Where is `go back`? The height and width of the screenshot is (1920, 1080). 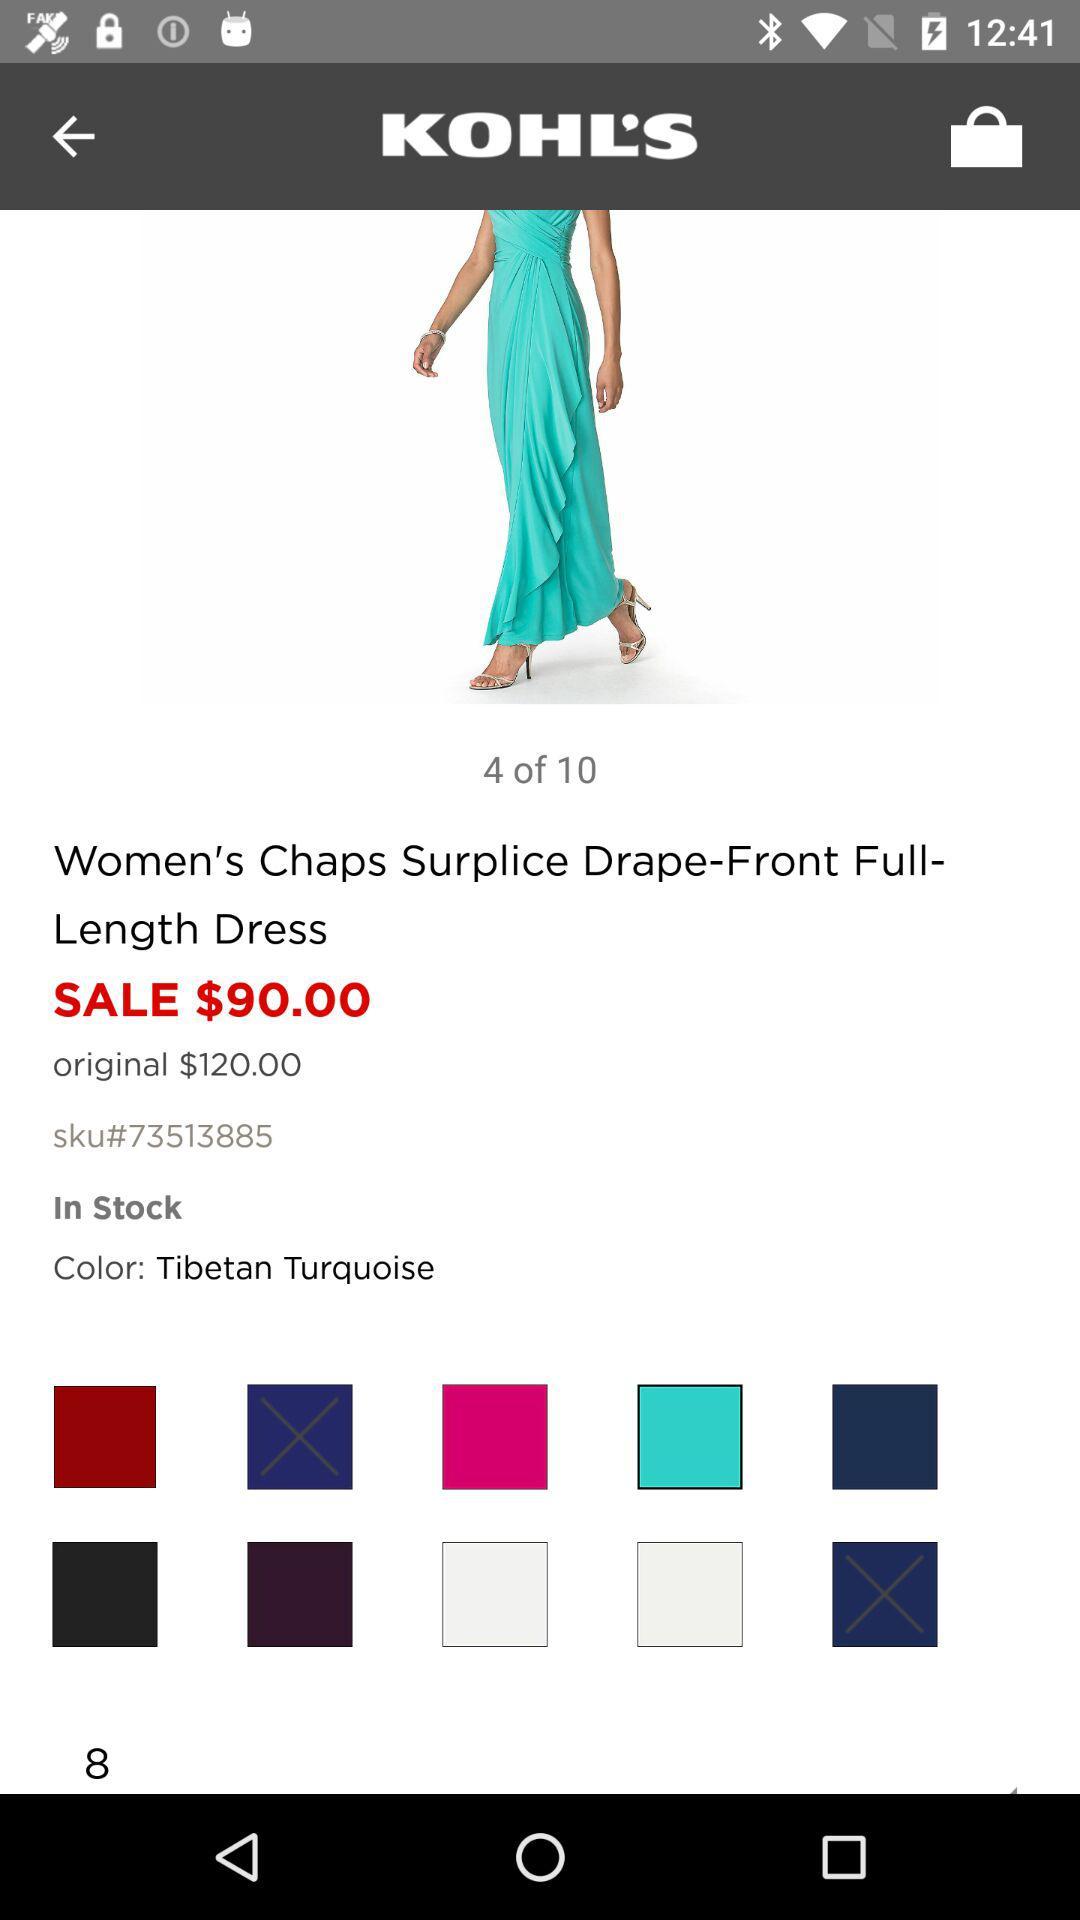
go back is located at coordinates (72, 135).